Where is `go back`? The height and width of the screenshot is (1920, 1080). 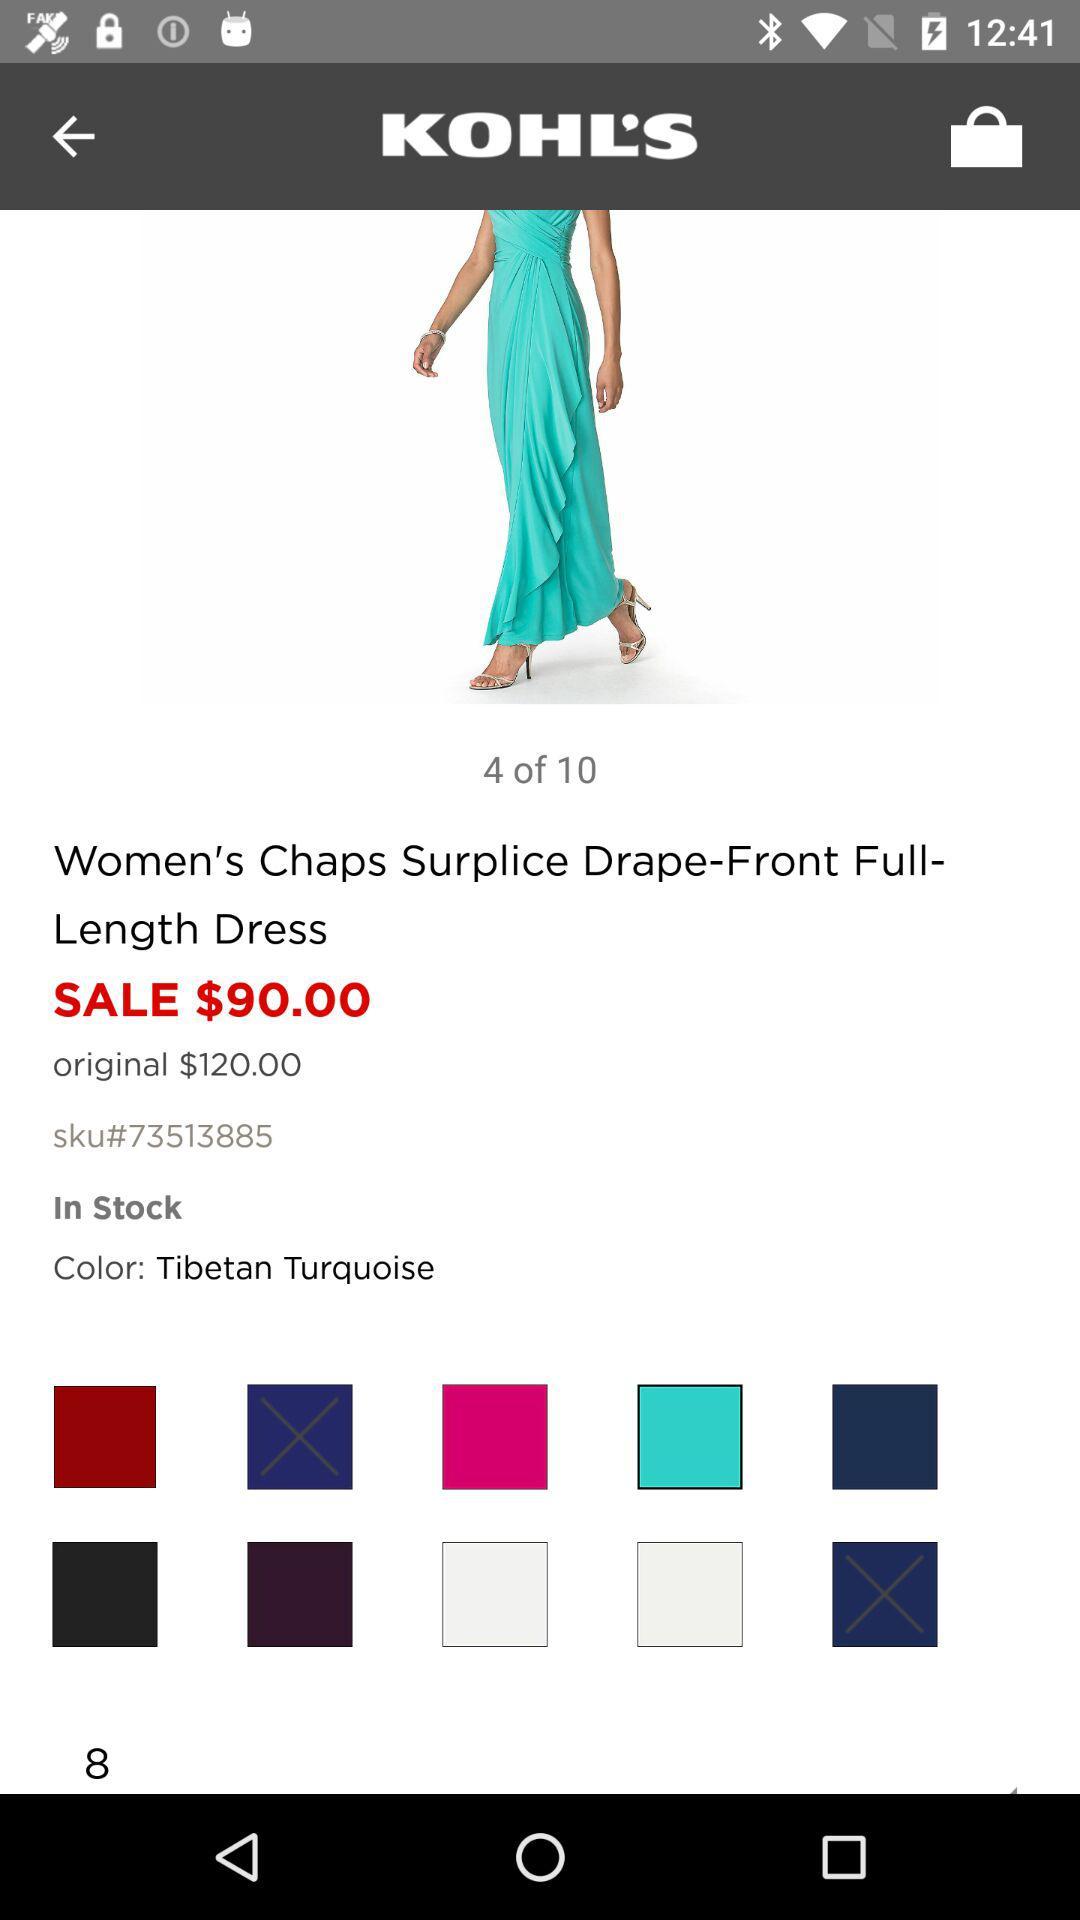
go back is located at coordinates (72, 135).